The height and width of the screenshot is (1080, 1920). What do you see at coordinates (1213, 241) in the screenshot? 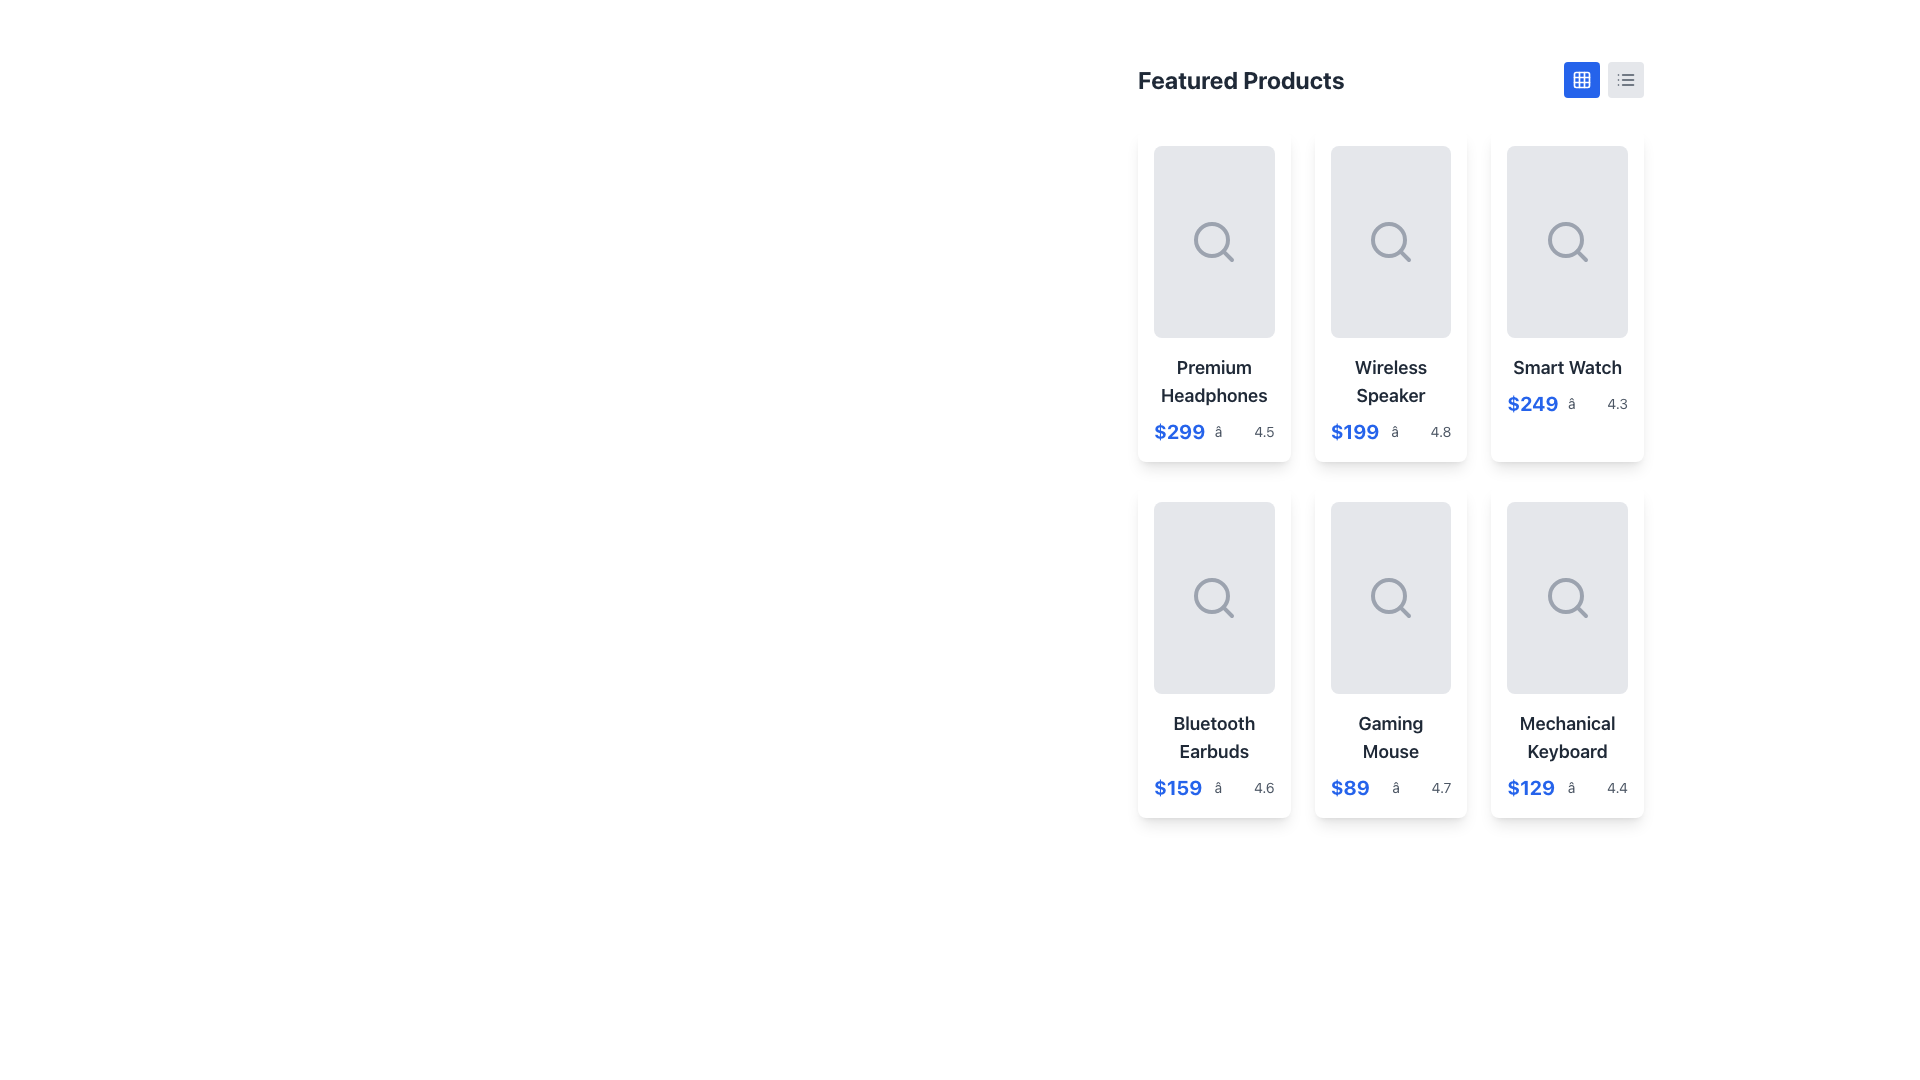
I see `the search icon located in the first product card under 'Featured Products' to interact with it` at bounding box center [1213, 241].